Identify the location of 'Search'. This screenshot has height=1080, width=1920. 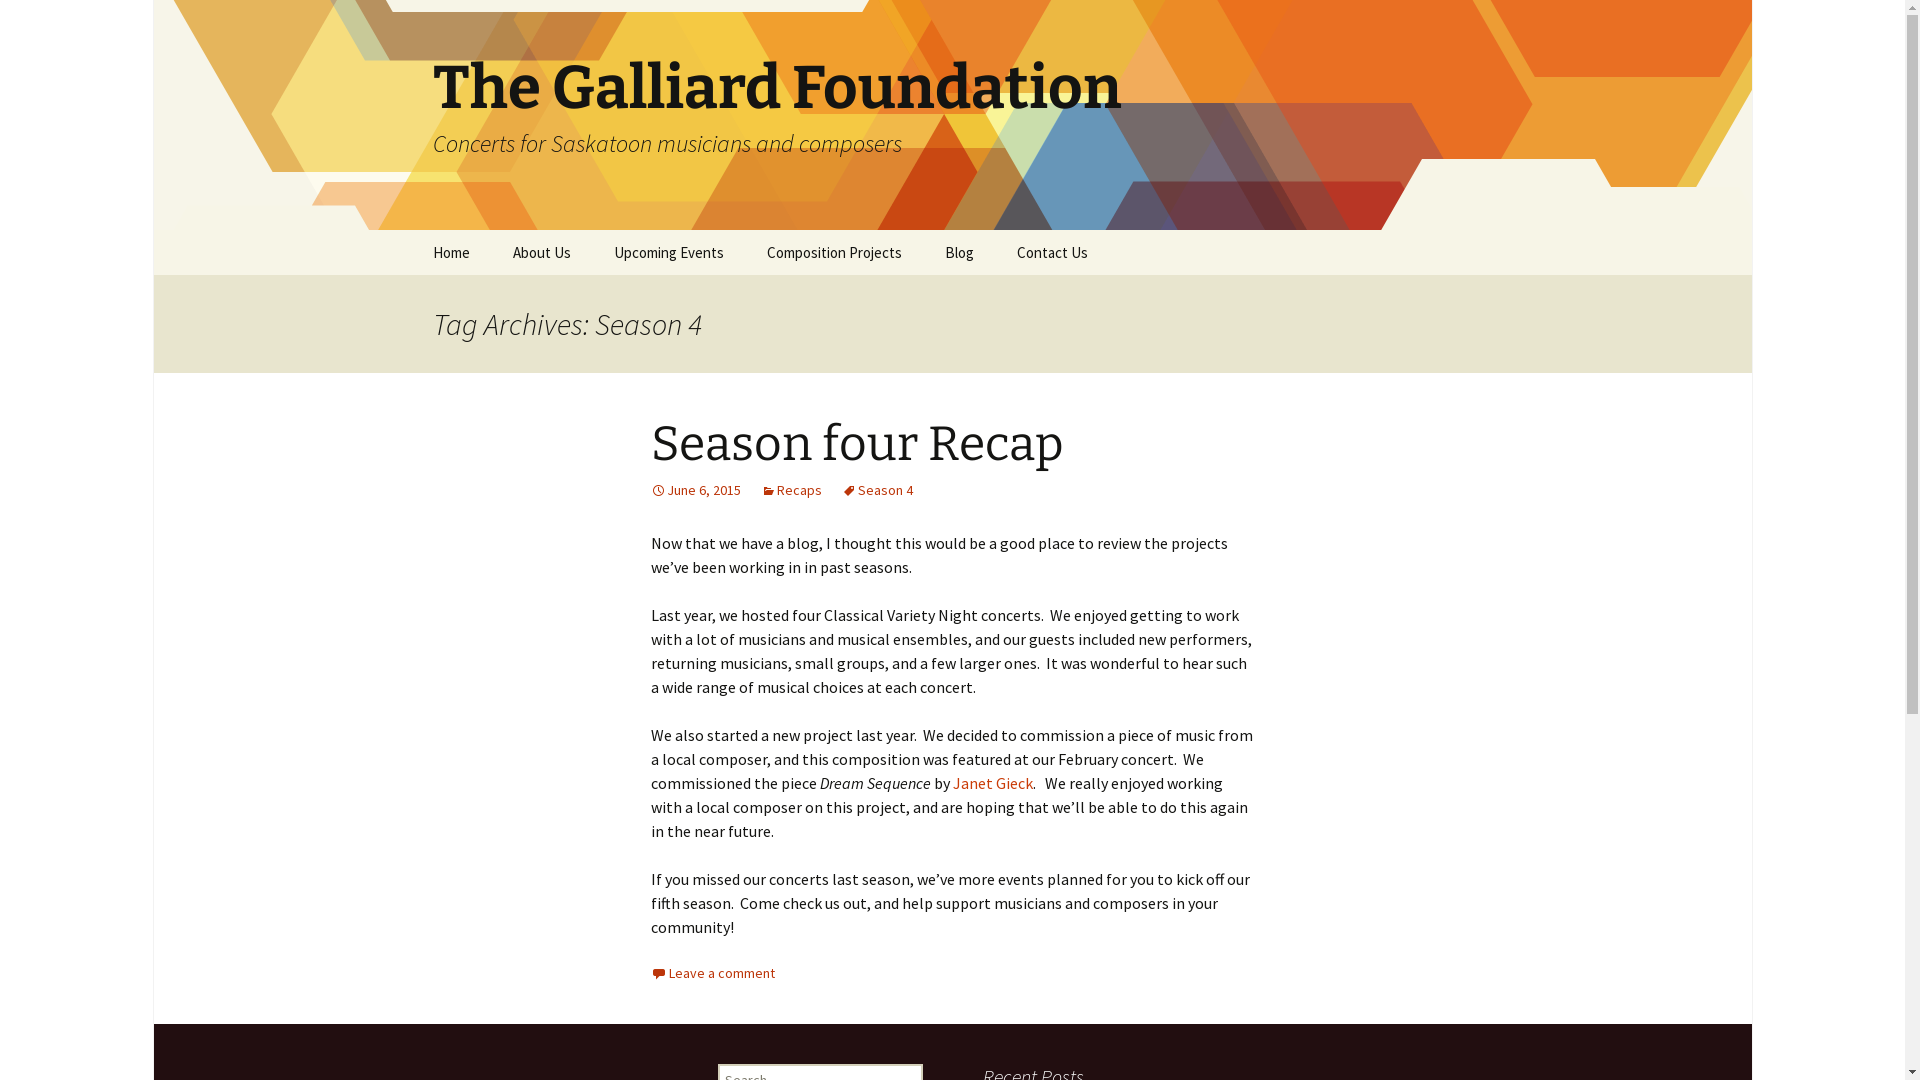
(24, 22).